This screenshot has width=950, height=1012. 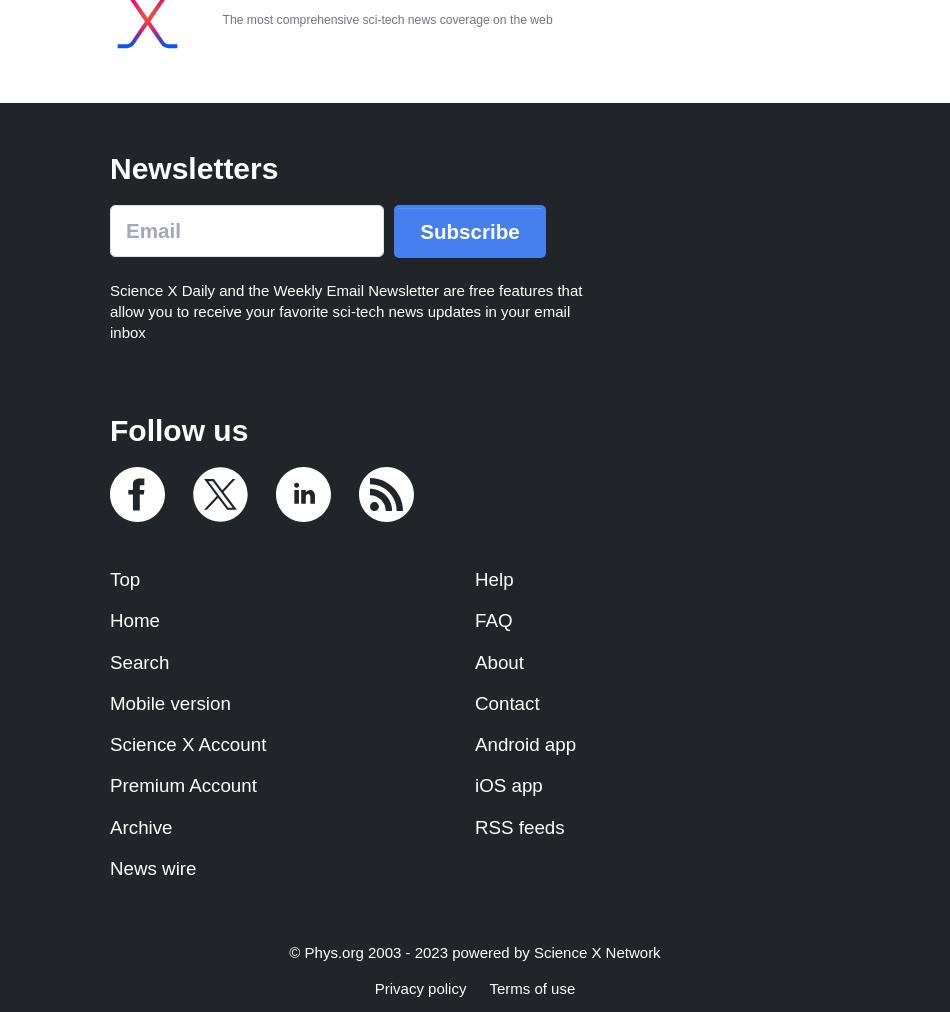 I want to click on 'Help', so click(x=494, y=578).